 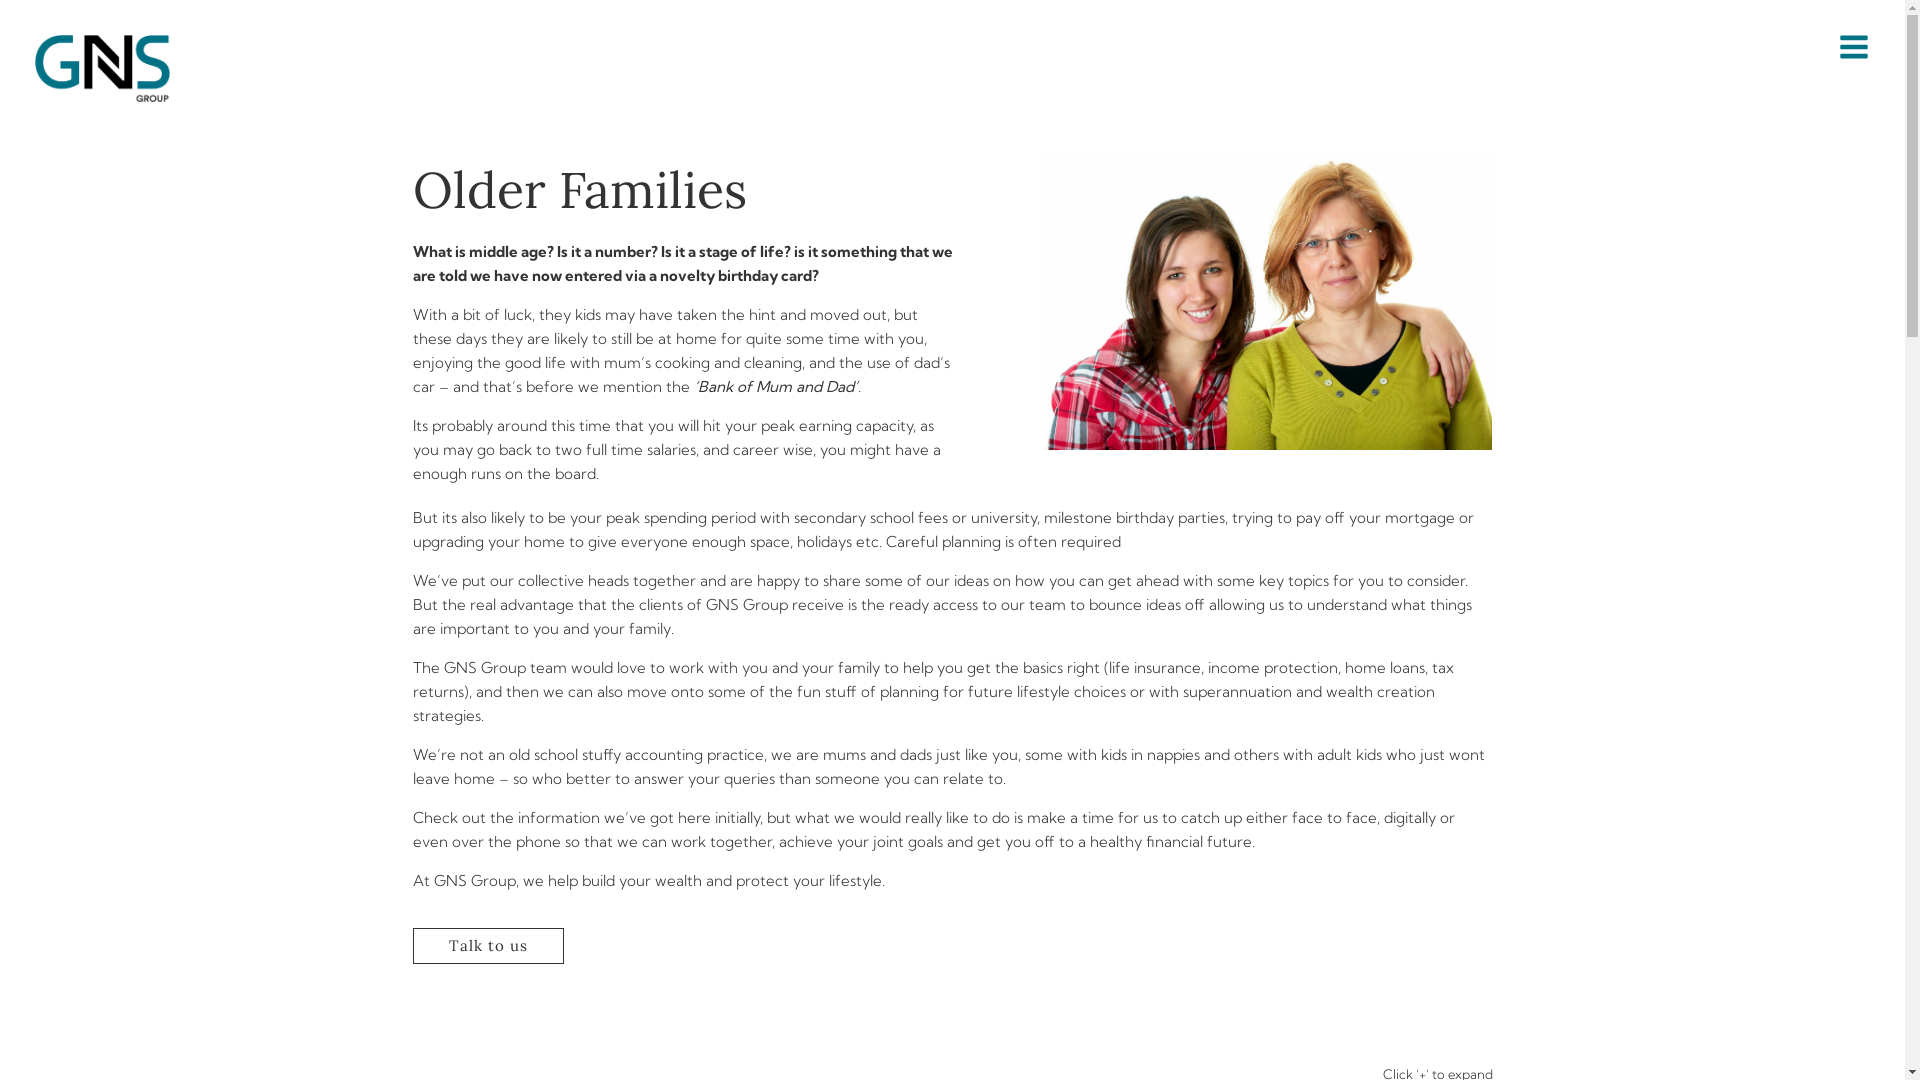 What do you see at coordinates (487, 945) in the screenshot?
I see `'Talk to us'` at bounding box center [487, 945].